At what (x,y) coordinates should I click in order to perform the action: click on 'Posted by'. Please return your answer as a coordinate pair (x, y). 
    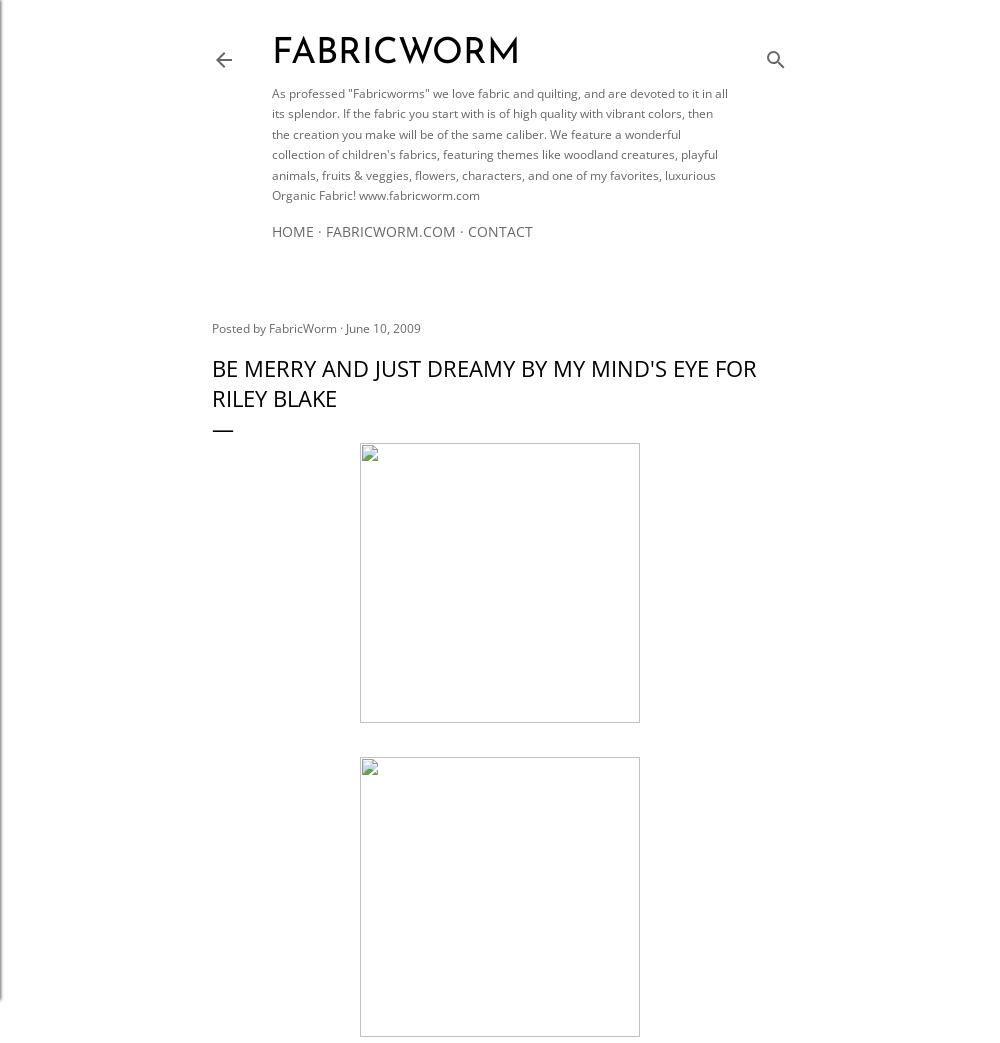
    Looking at the image, I should click on (211, 327).